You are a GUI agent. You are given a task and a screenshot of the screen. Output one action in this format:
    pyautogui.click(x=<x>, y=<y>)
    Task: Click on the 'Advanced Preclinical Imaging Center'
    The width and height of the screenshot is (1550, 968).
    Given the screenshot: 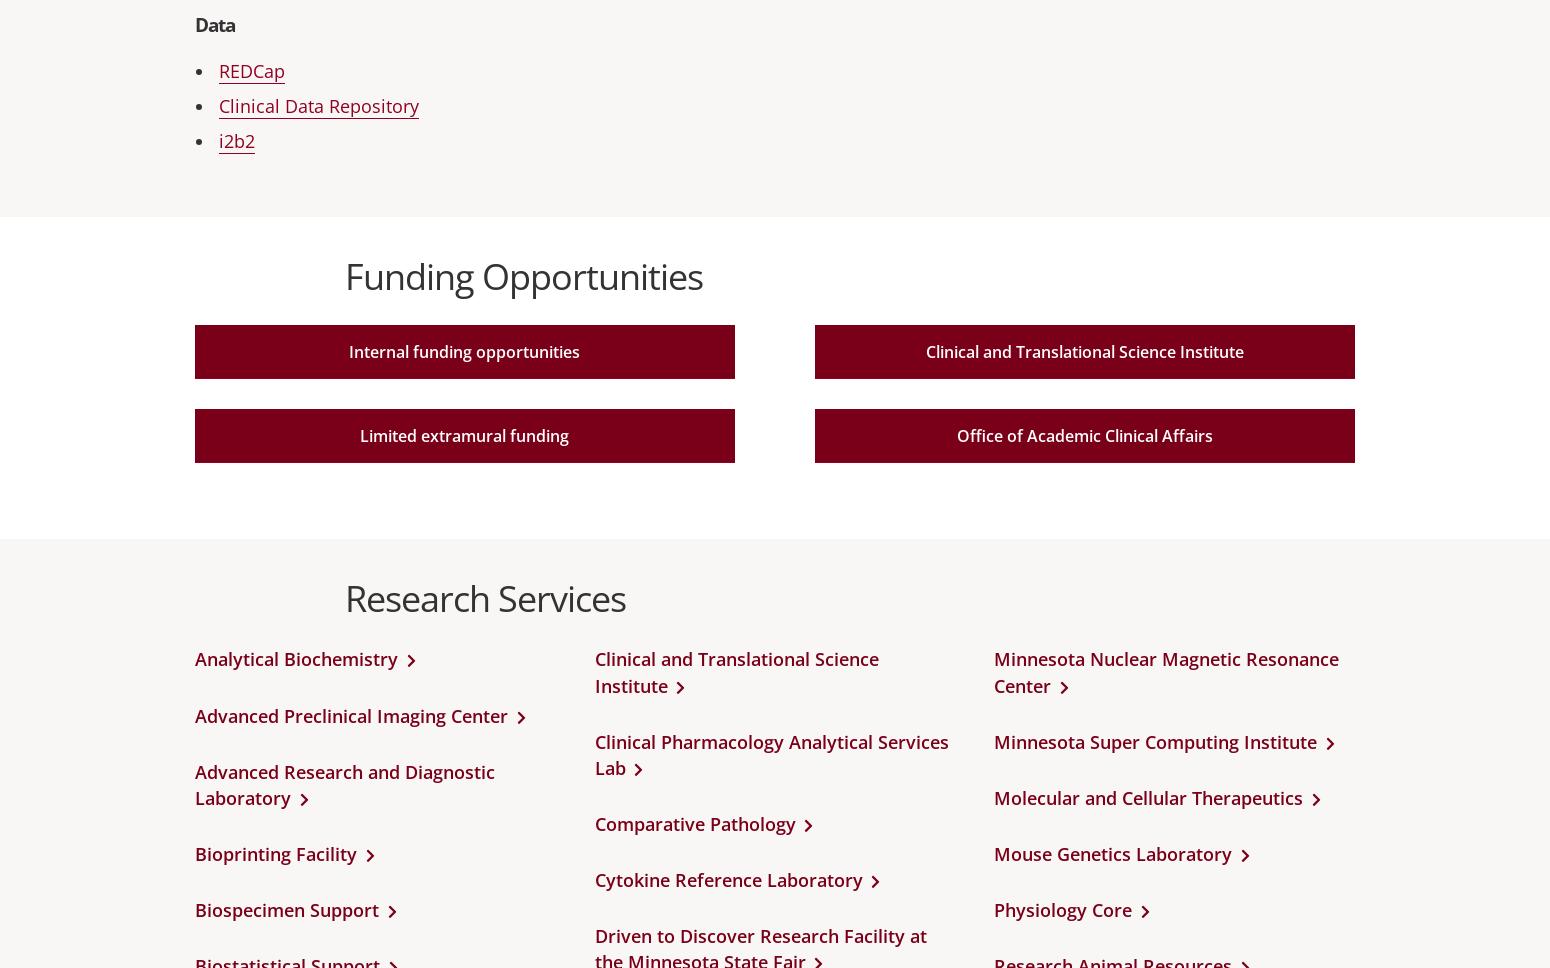 What is the action you would take?
    pyautogui.click(x=349, y=713)
    